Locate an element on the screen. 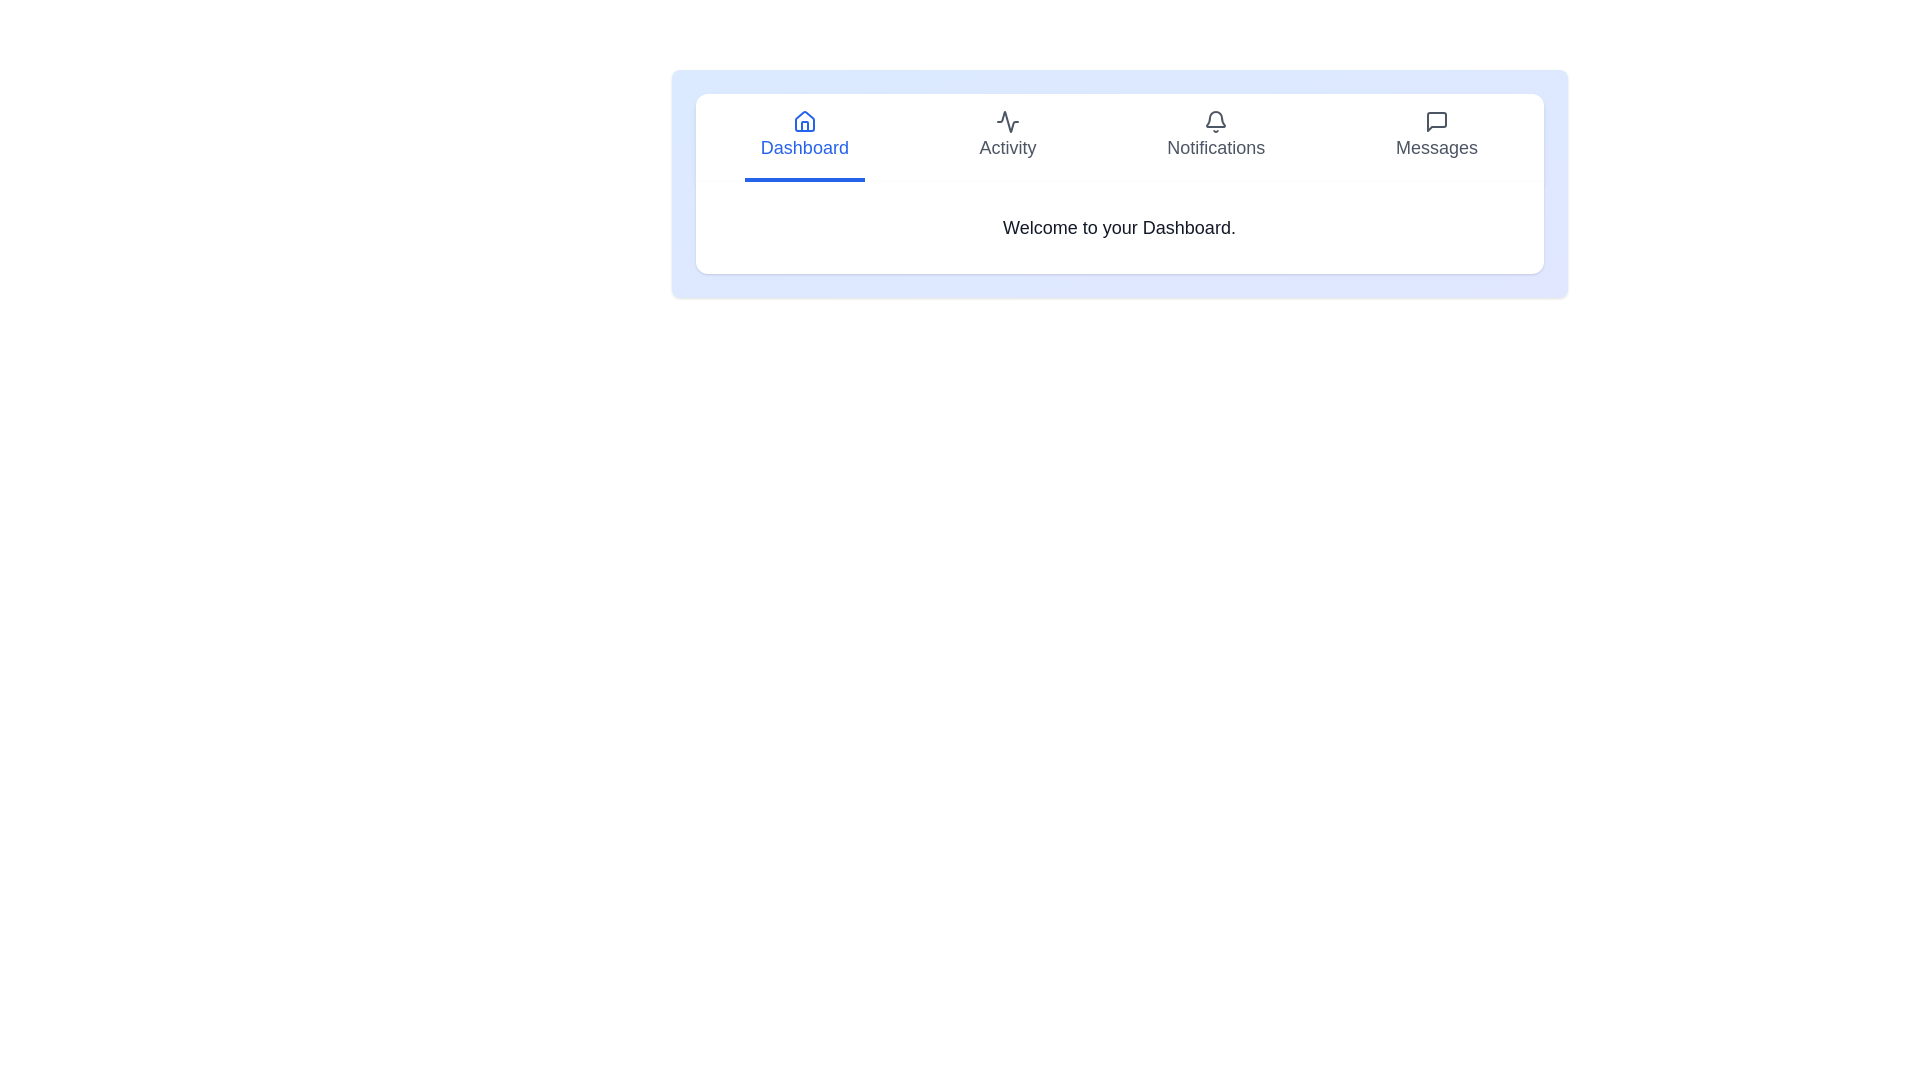  the tab labeled Notifications is located at coordinates (1215, 137).